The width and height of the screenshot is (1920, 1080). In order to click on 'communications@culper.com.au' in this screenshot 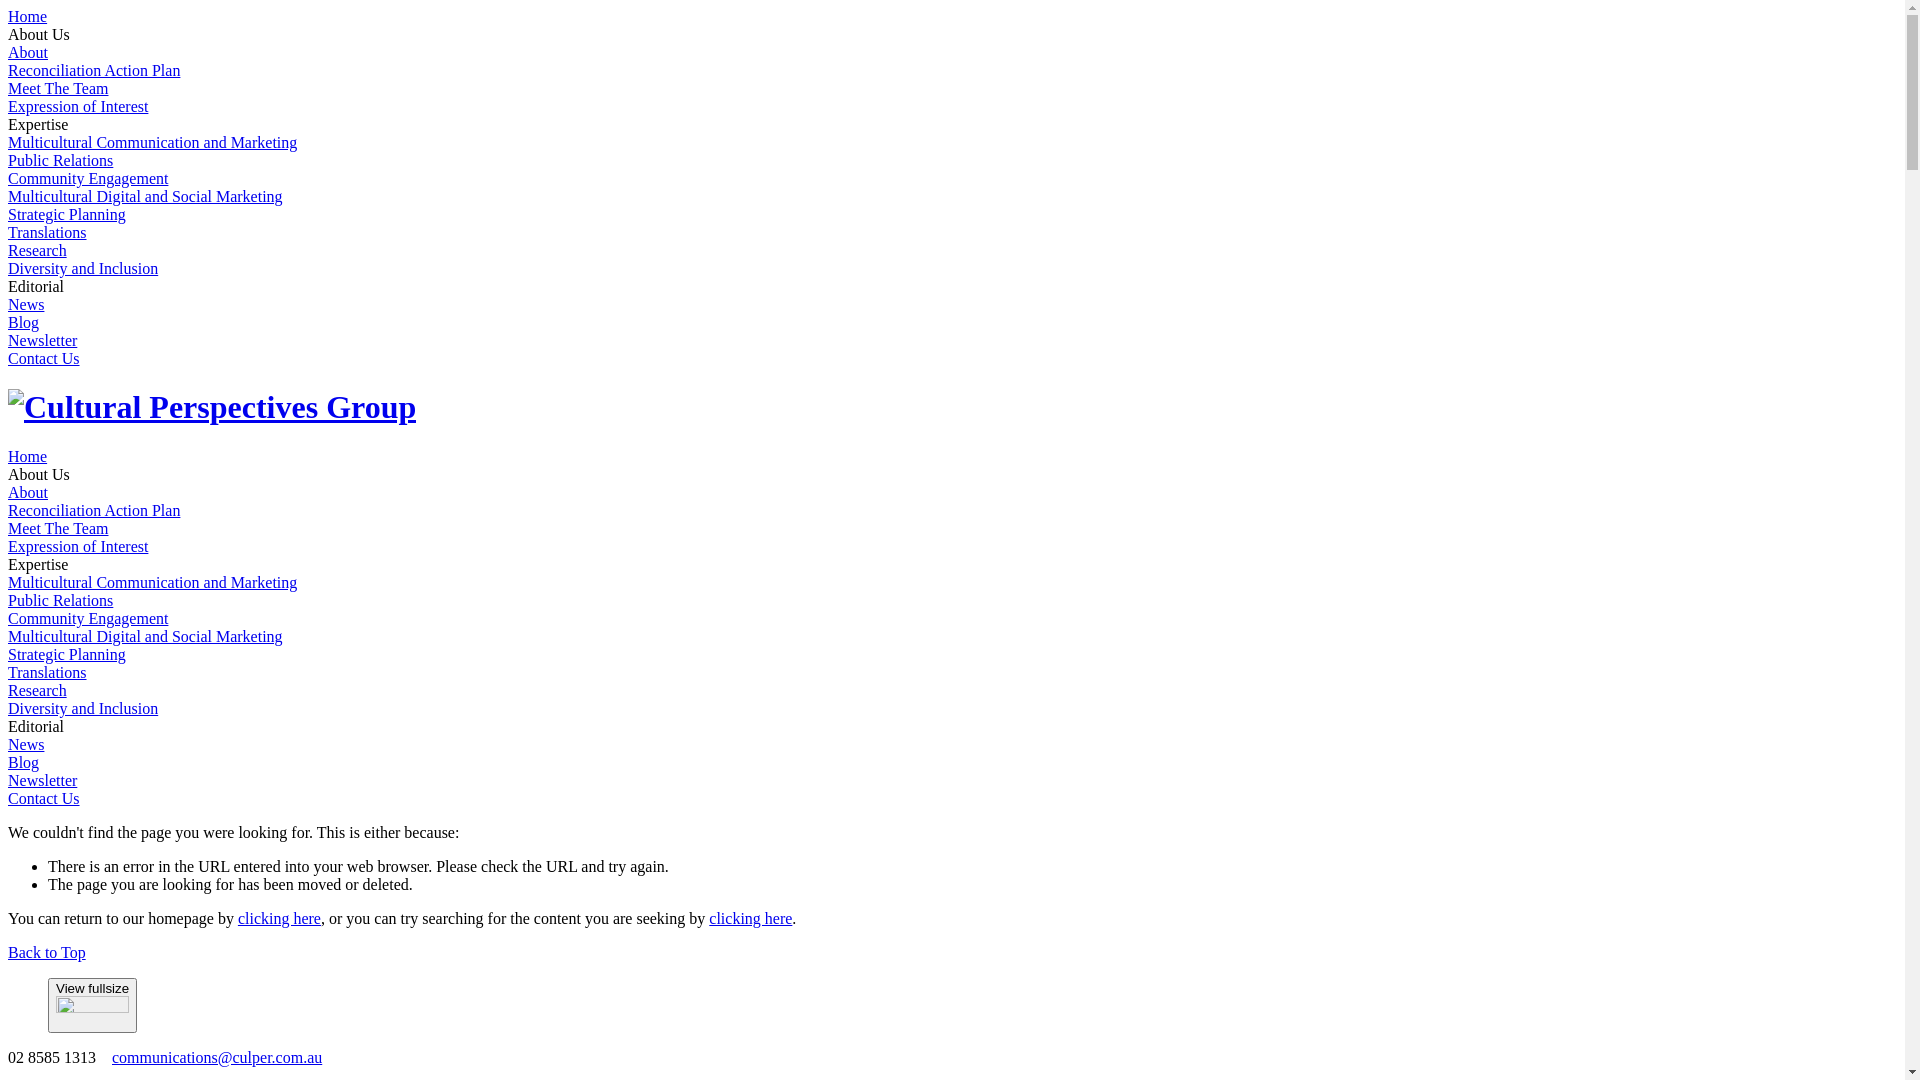, I will do `click(216, 1056)`.